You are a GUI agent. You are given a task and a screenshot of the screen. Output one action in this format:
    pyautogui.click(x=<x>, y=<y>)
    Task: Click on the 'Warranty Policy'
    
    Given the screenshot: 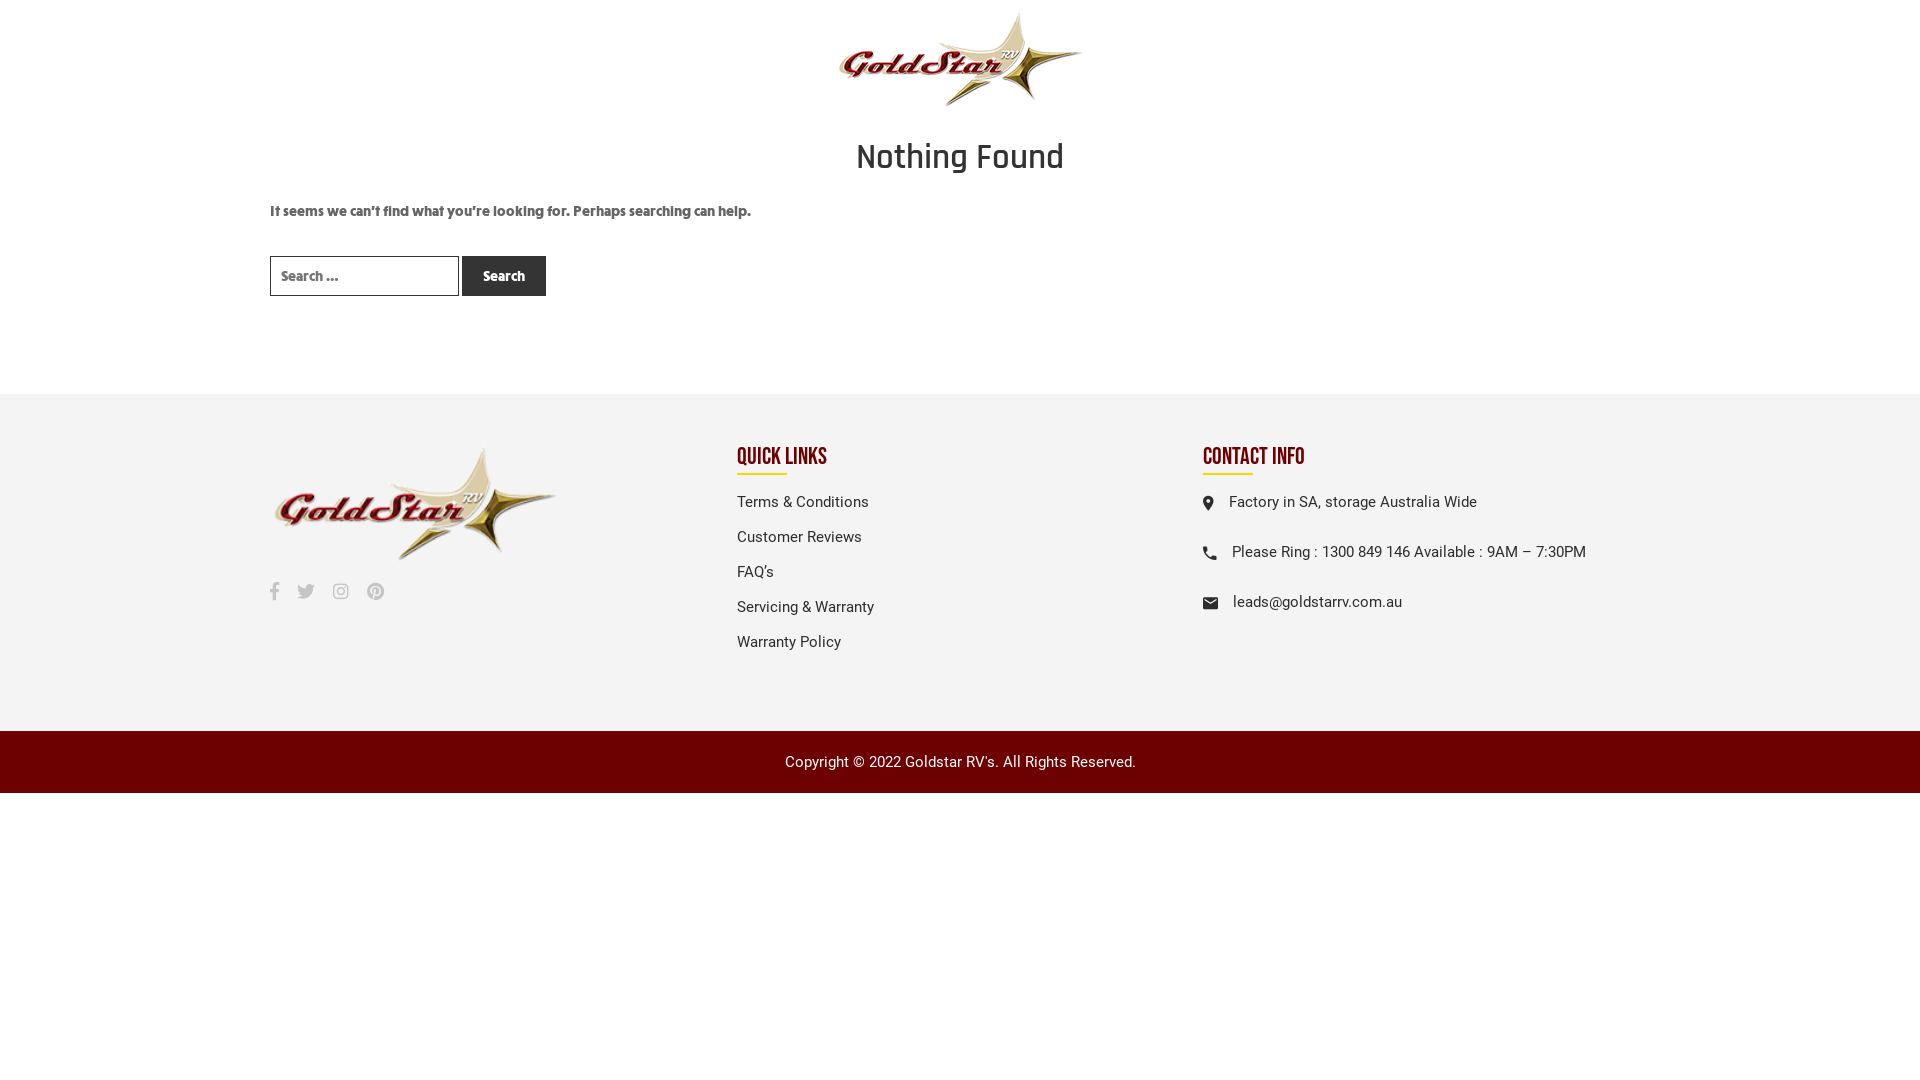 What is the action you would take?
    pyautogui.click(x=787, y=641)
    